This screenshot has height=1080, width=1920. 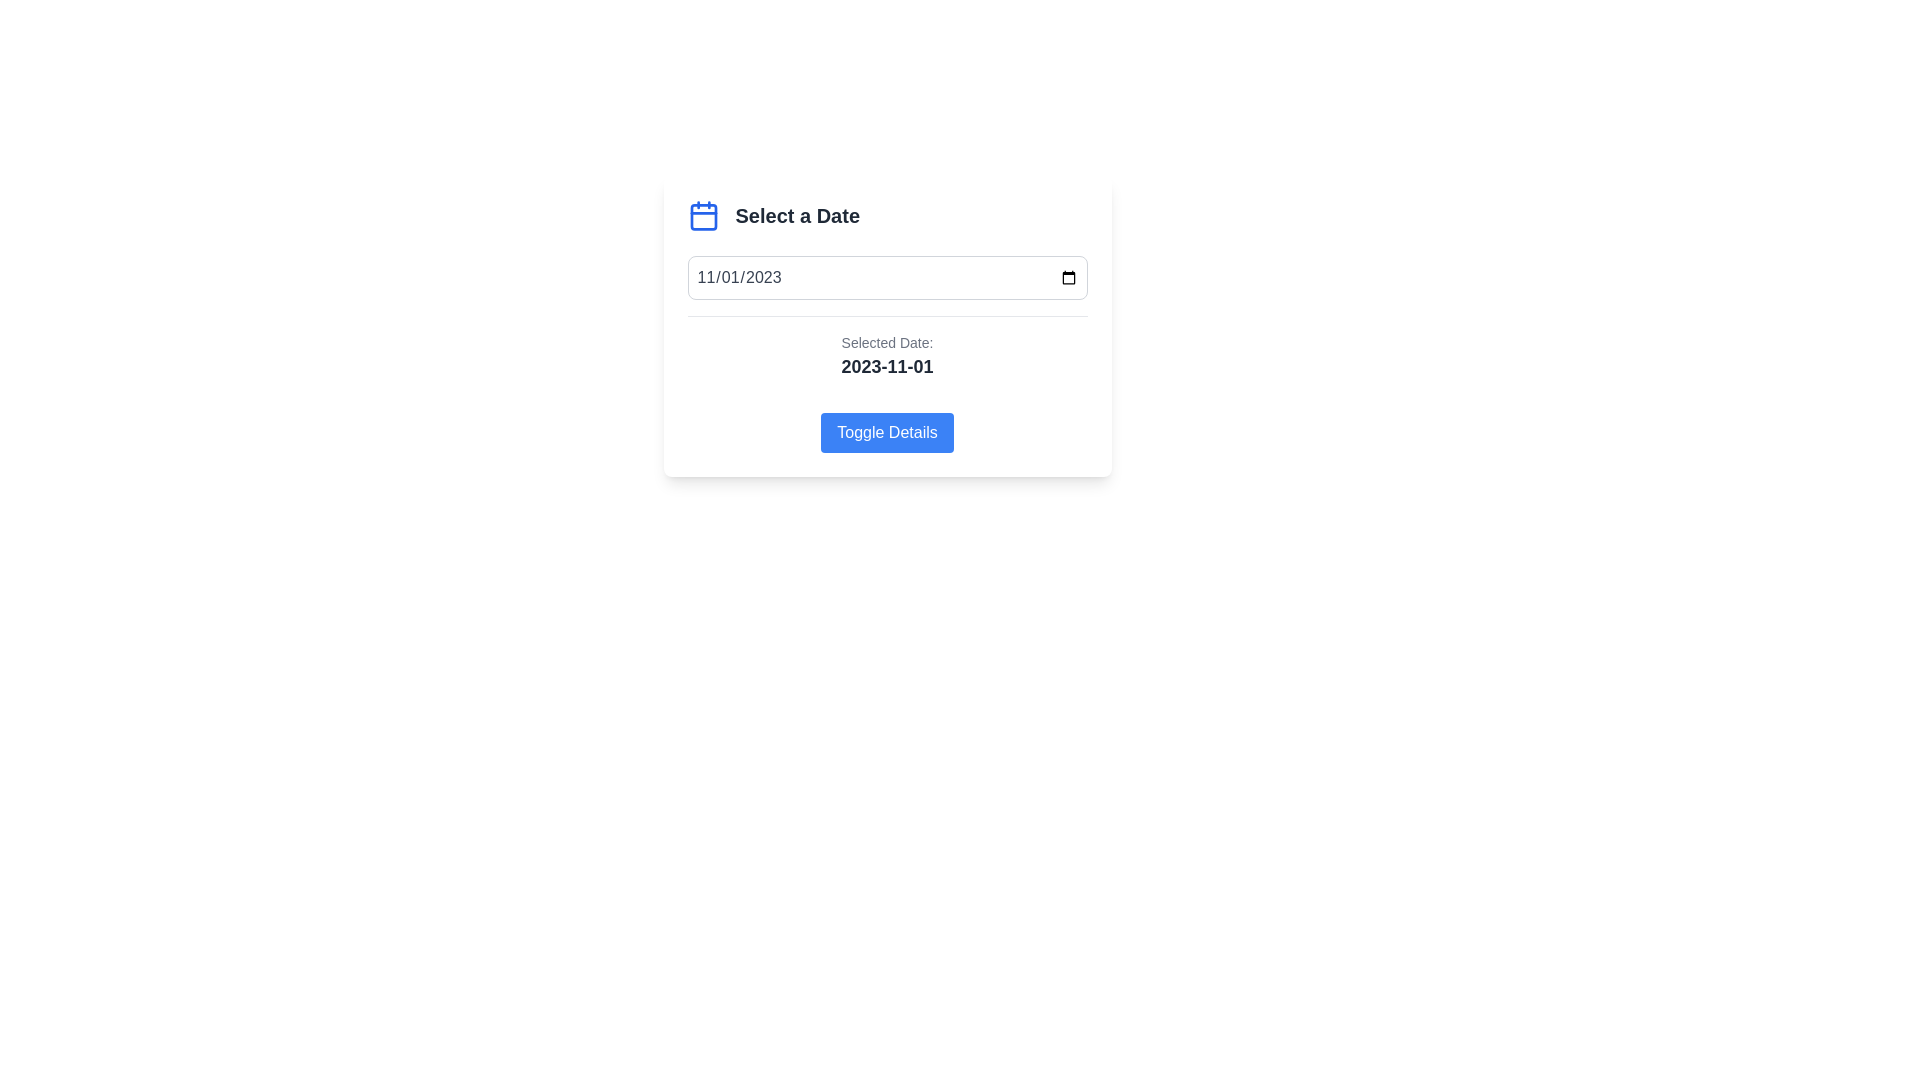 I want to click on the Static Text Display that shows the selected date, which is located in the panel below the date input field and above the 'Toggle Details' button, so click(x=886, y=355).